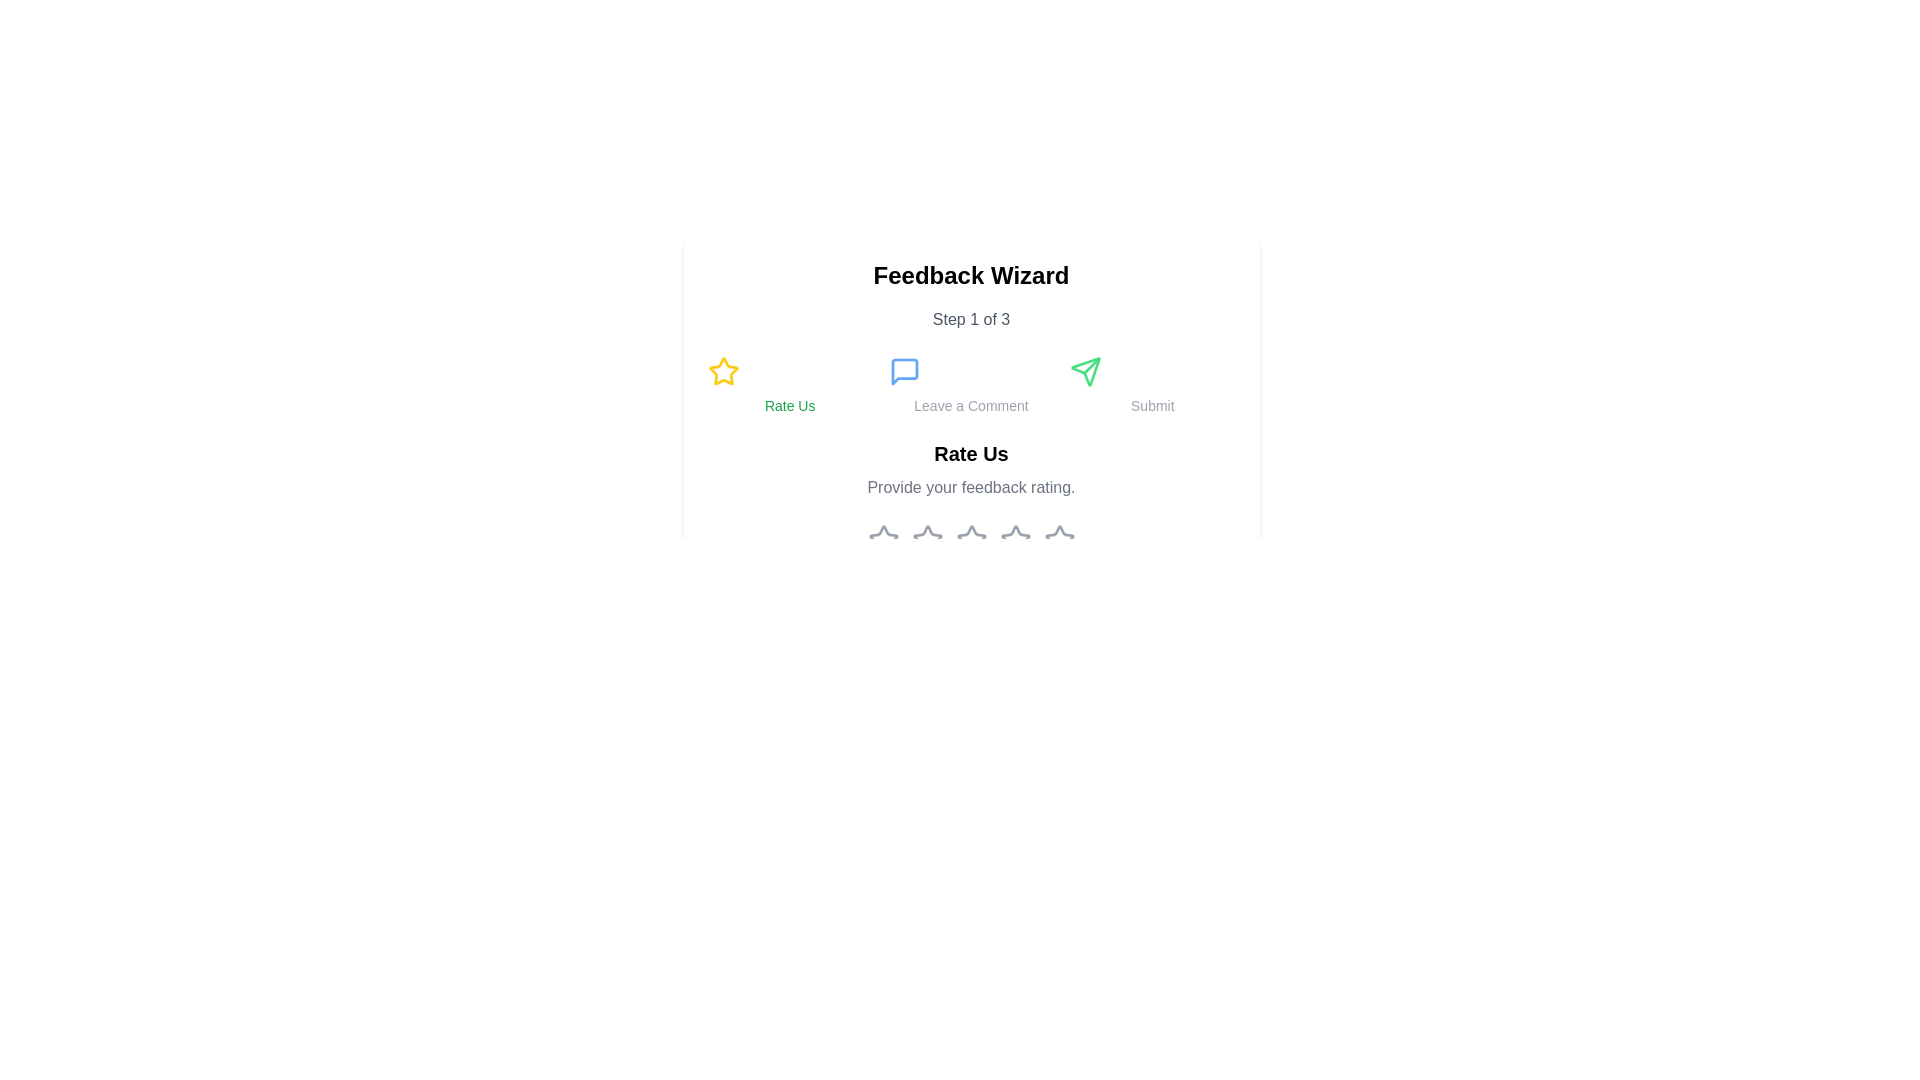 This screenshot has height=1080, width=1920. I want to click on across the star icon in the 'Rate Us' section, so click(722, 371).